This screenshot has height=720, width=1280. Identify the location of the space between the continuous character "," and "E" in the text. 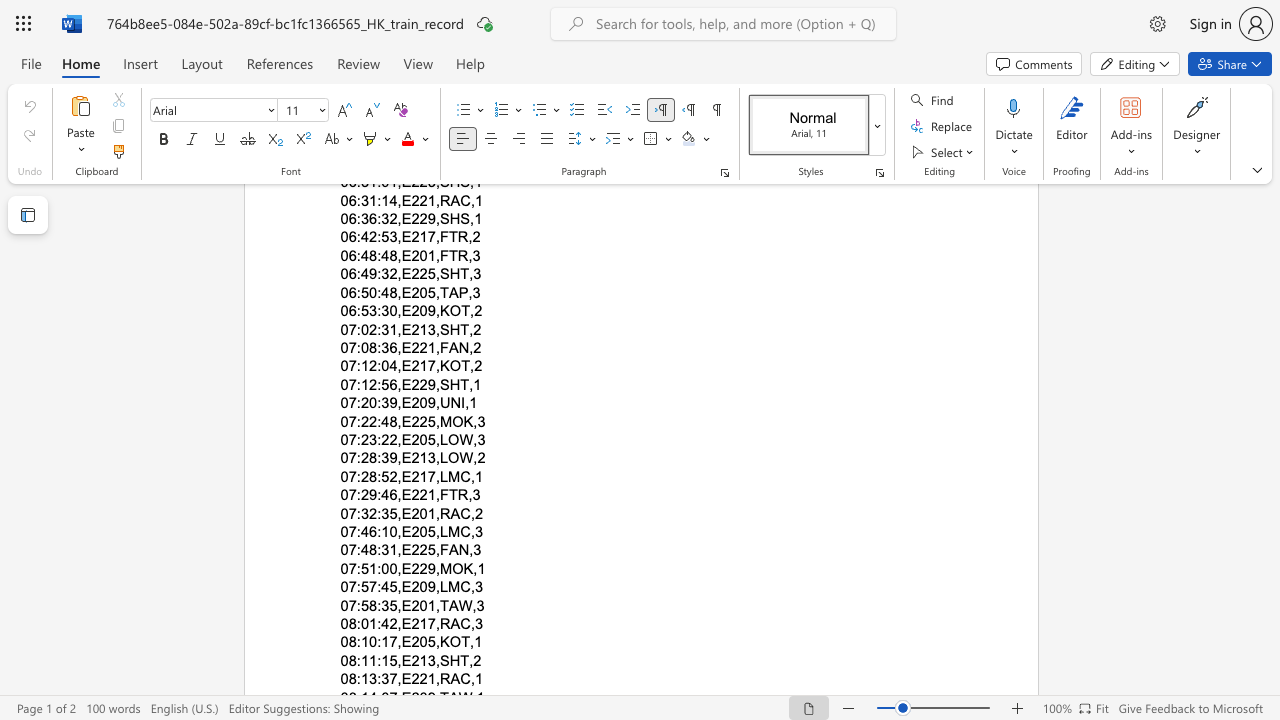
(402, 530).